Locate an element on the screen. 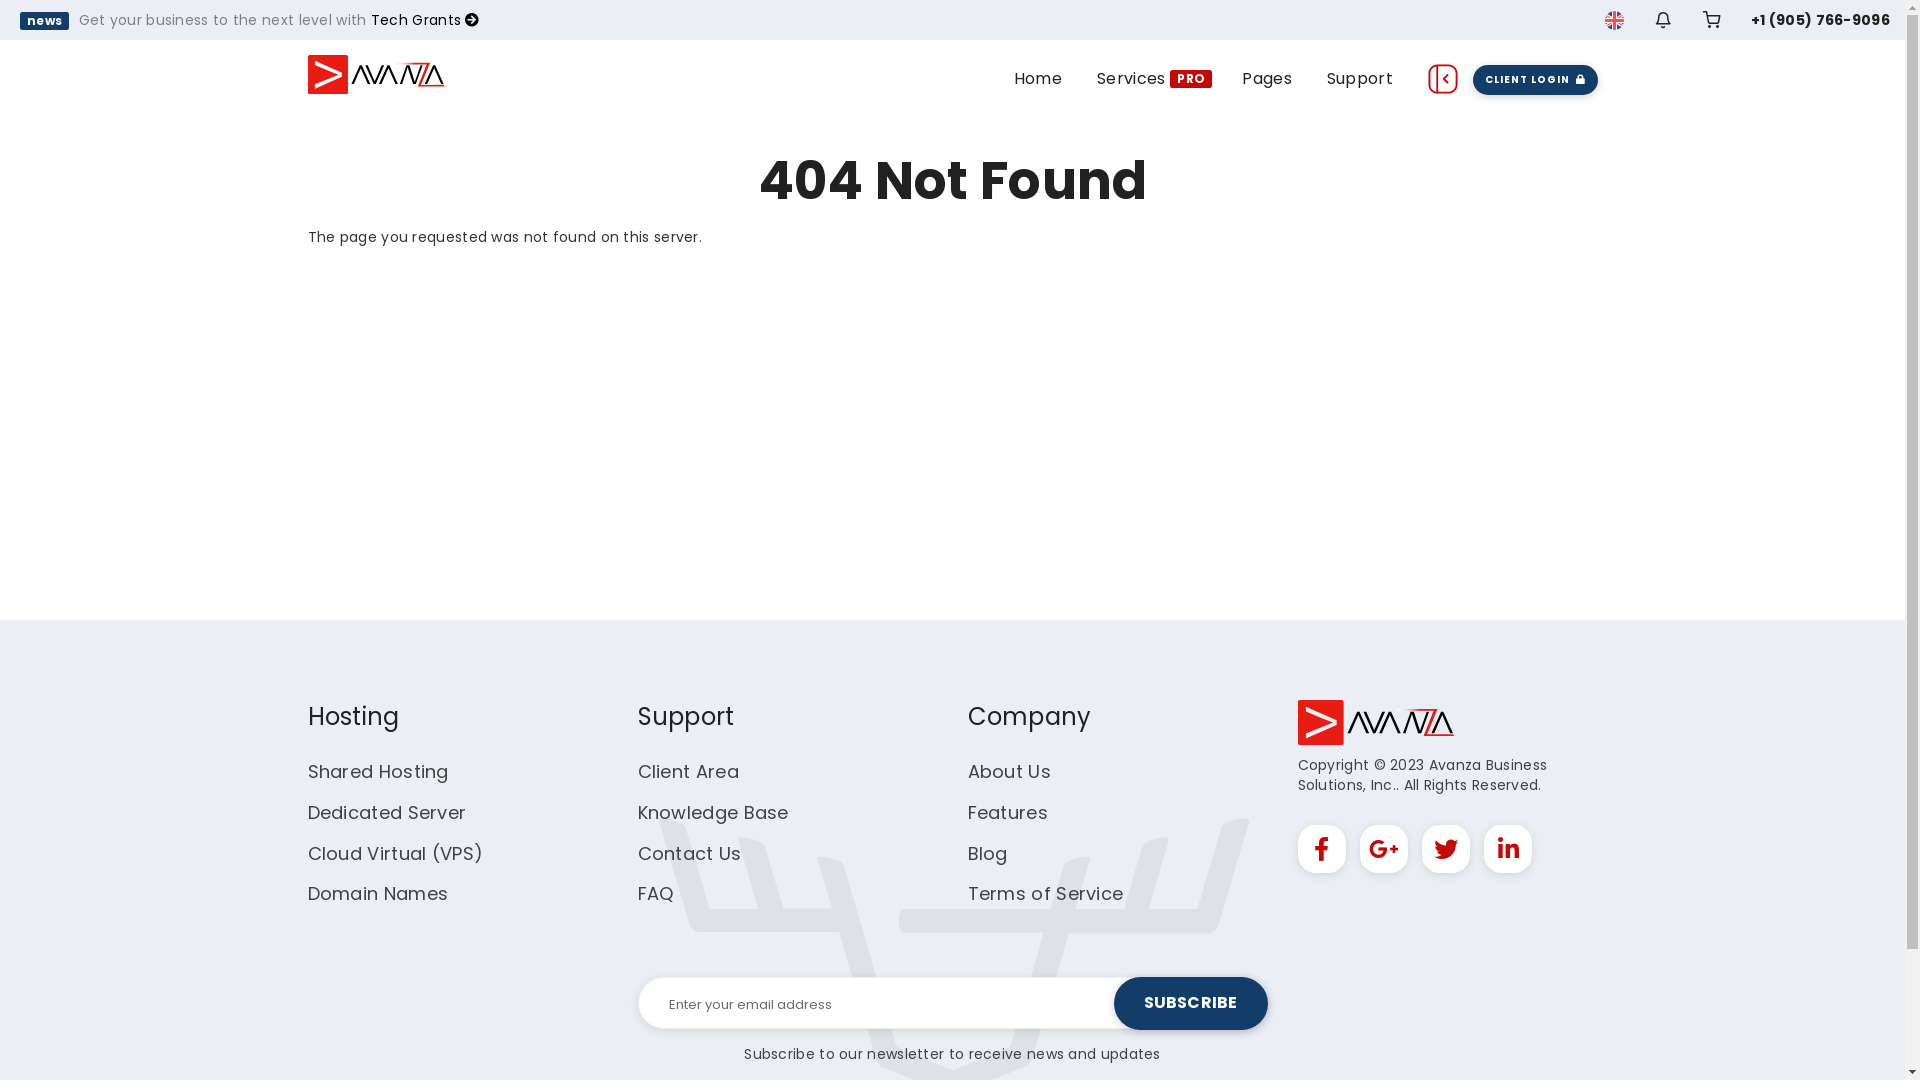  'Dedicated Server' is located at coordinates (387, 812).